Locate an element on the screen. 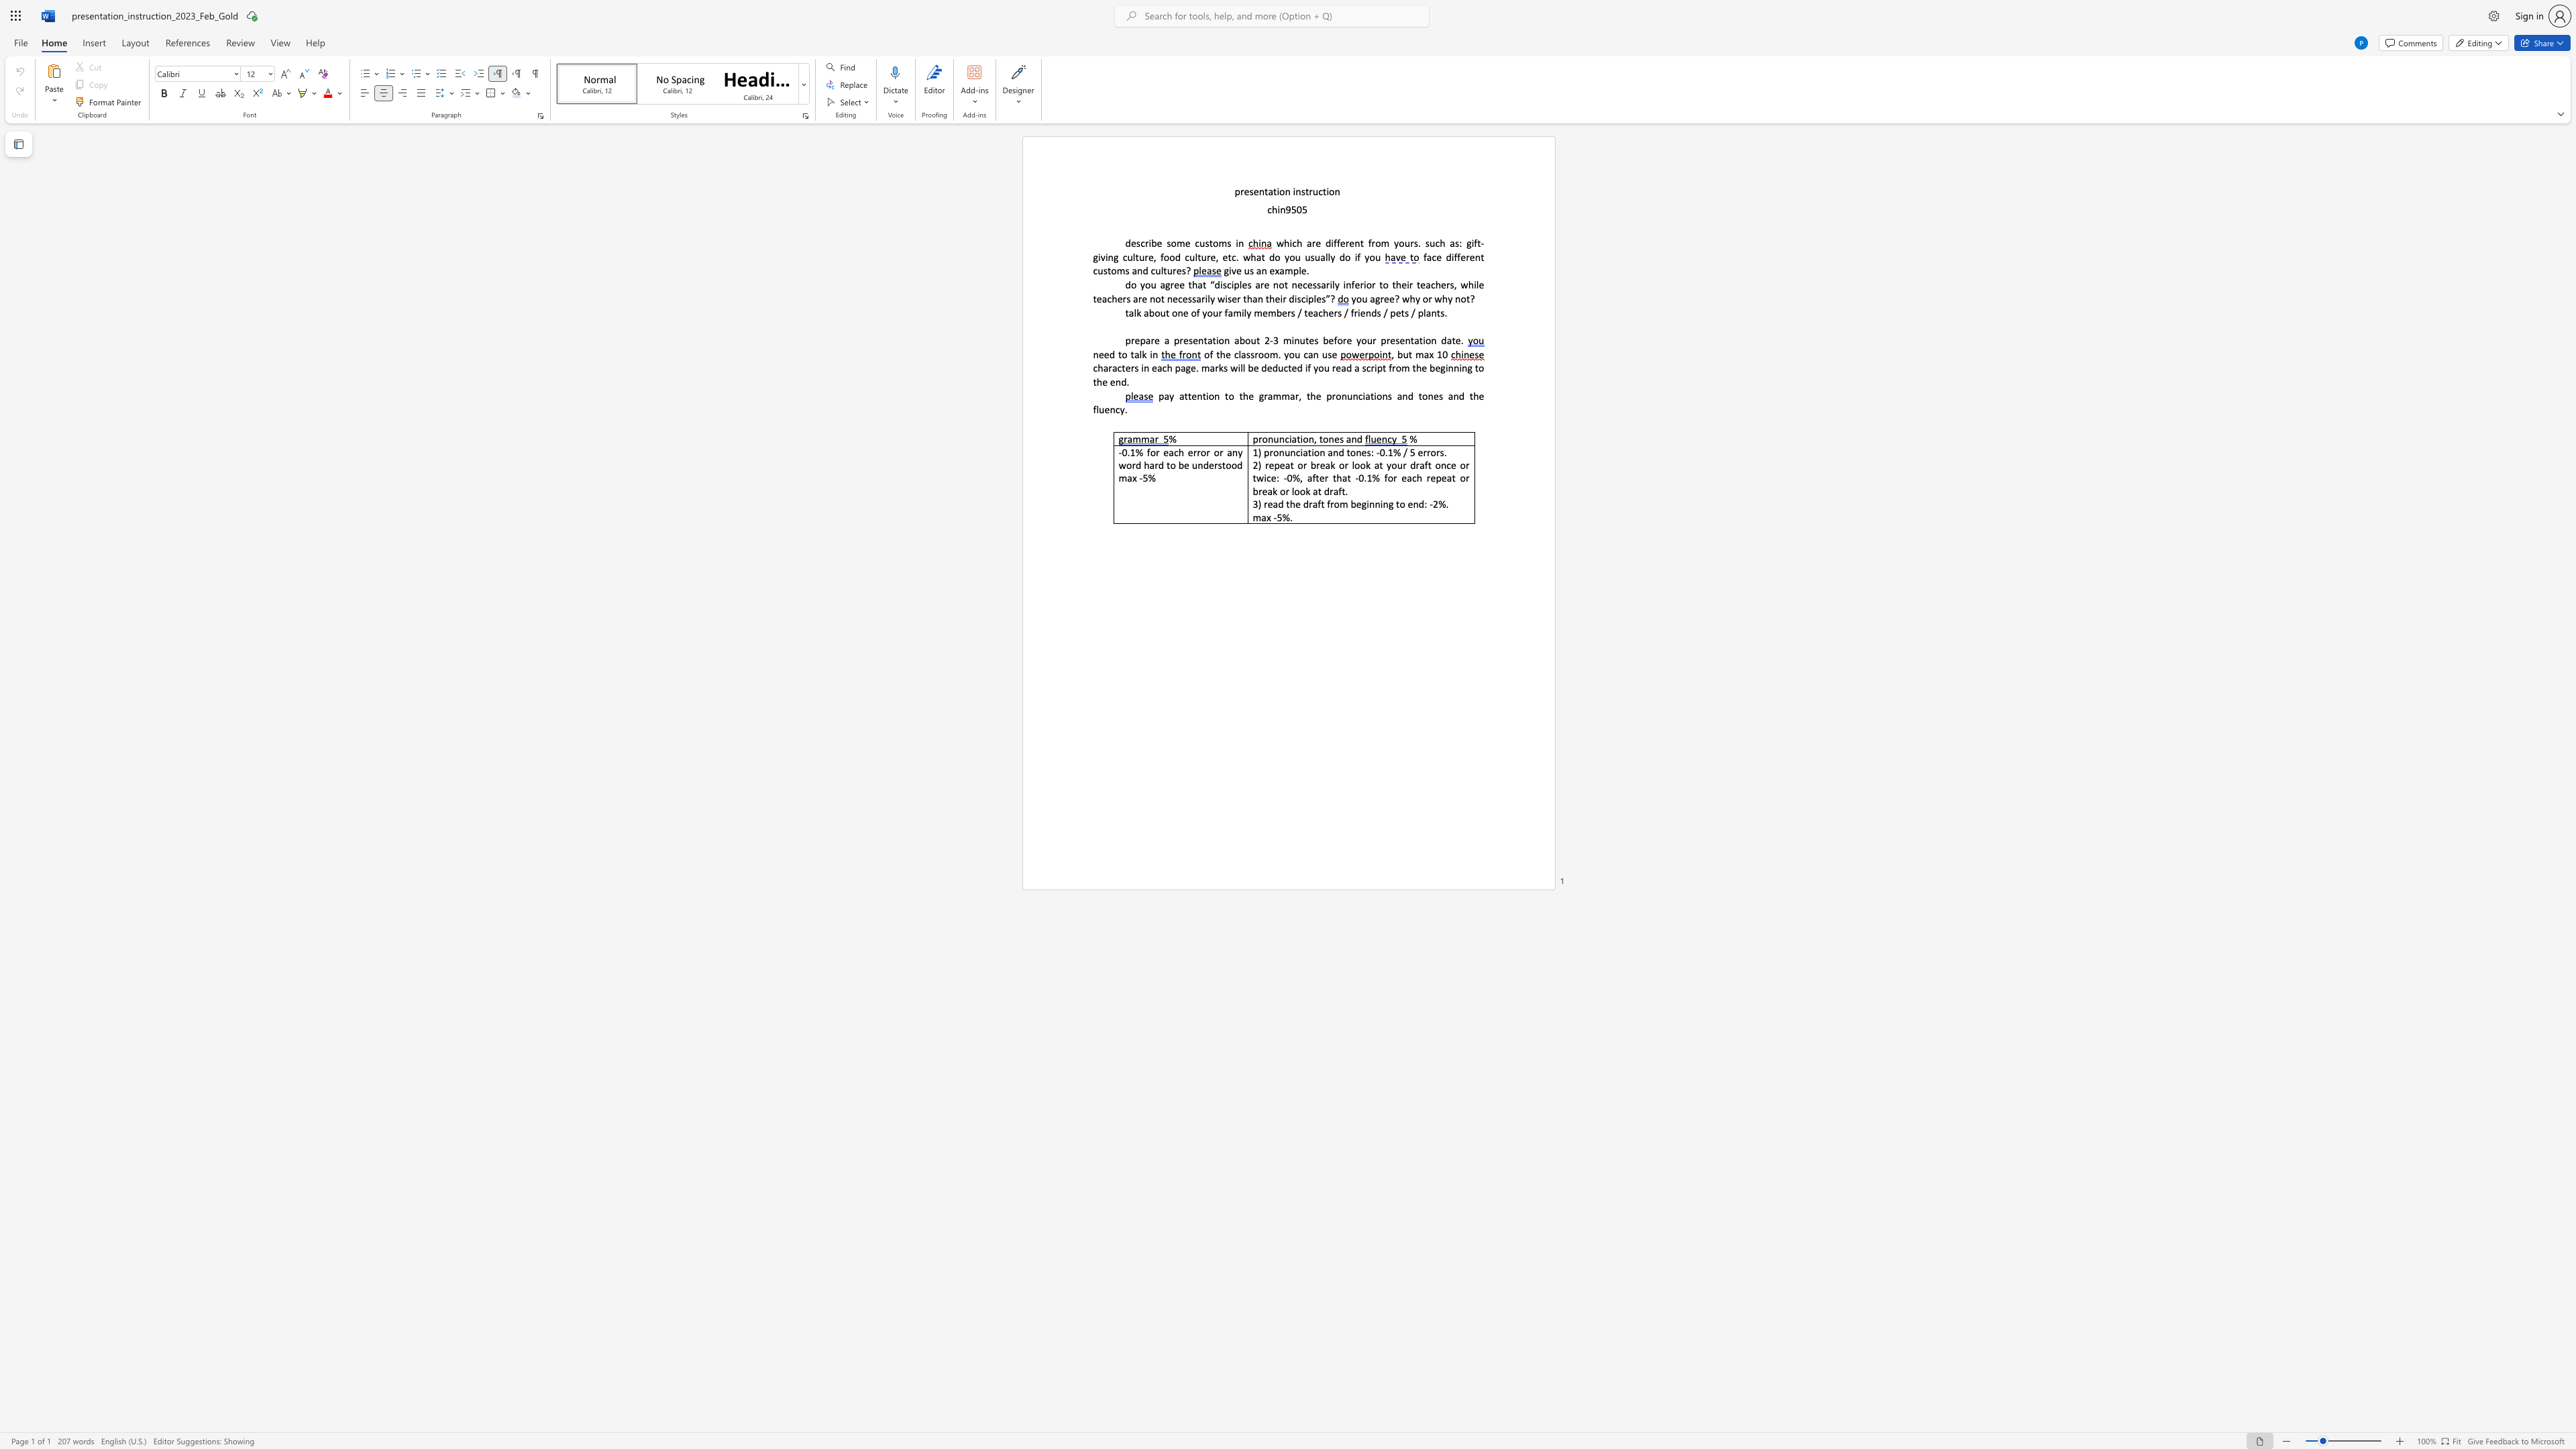 This screenshot has height=1449, width=2576. the subset text "rom the begi" within the text "characters in each page. marks will be deducted if you read a script from the beginning to the end." is located at coordinates (1391, 366).